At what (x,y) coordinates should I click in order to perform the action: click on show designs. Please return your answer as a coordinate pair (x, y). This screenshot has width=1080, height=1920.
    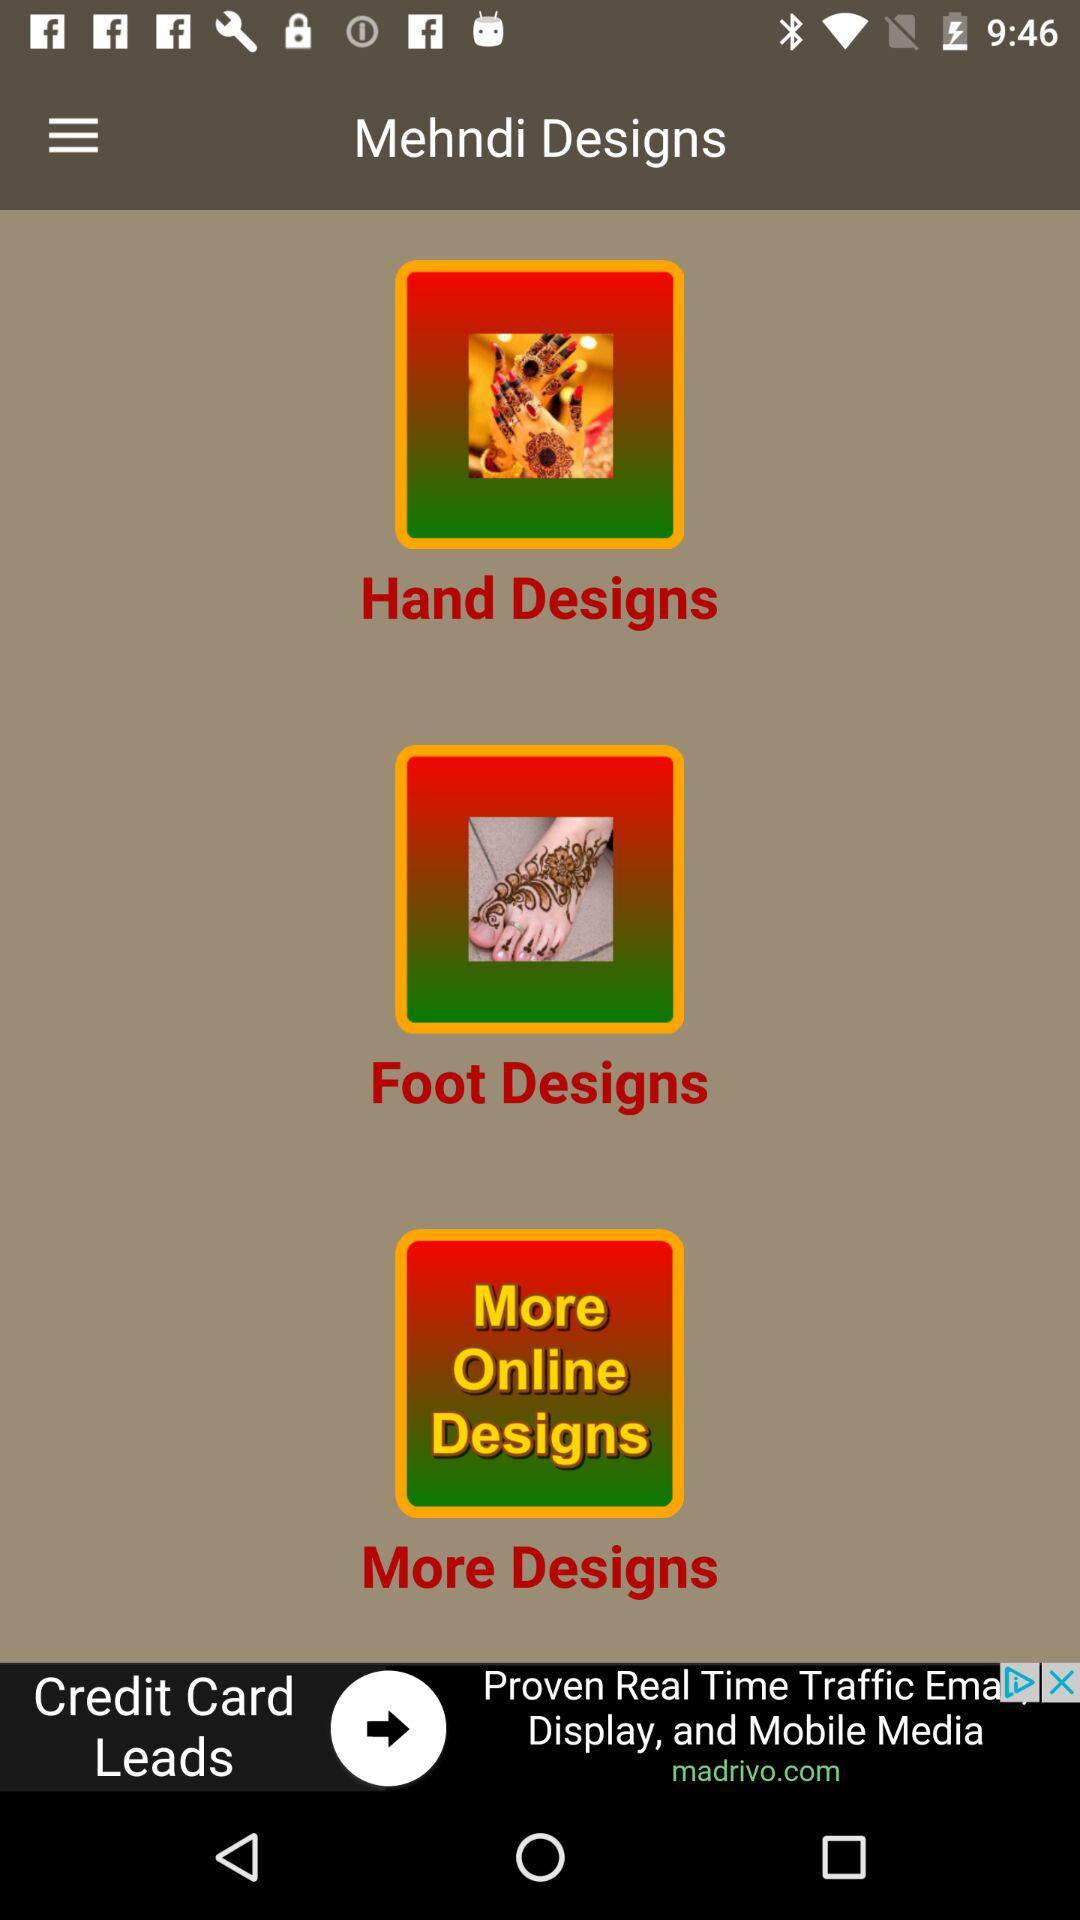
    Looking at the image, I should click on (538, 403).